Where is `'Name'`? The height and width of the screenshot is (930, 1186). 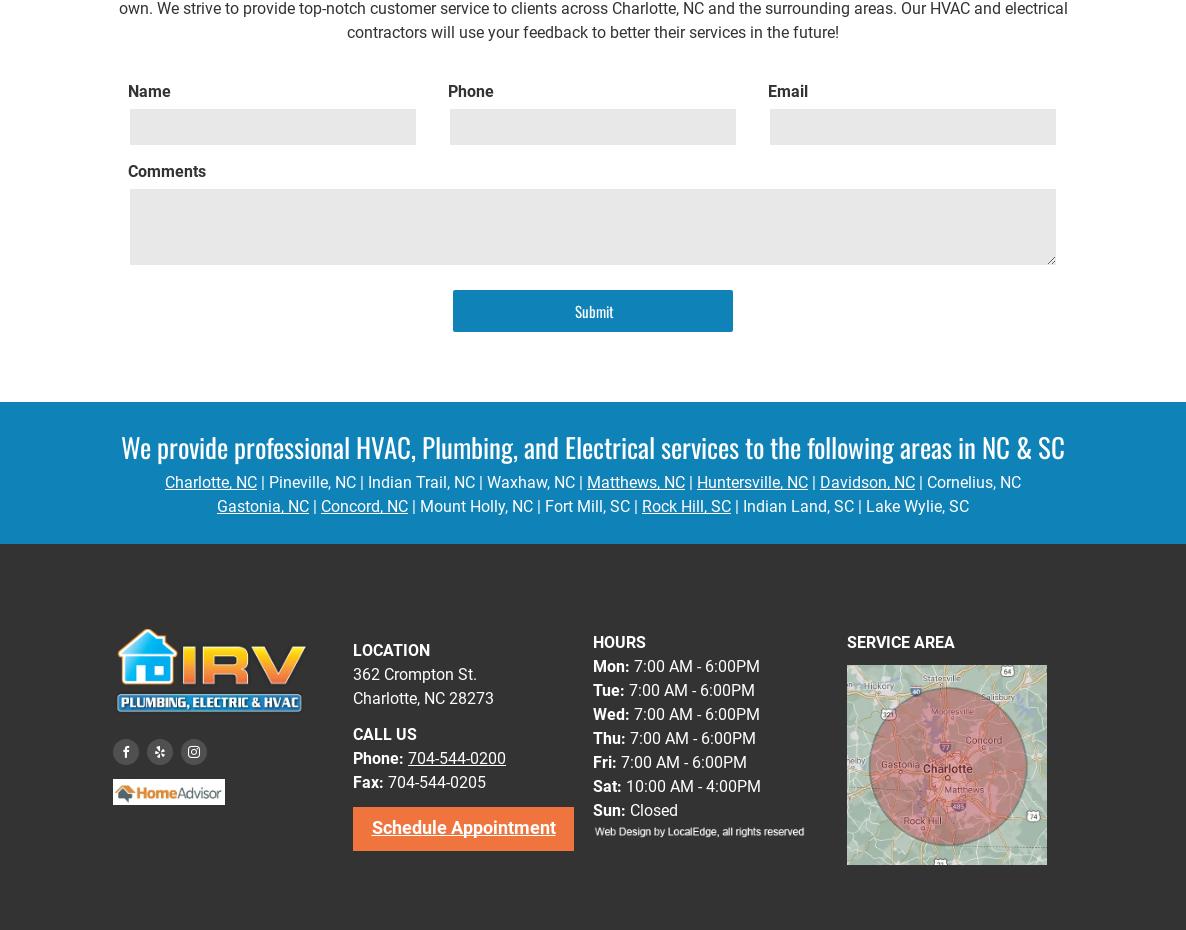
'Name' is located at coordinates (148, 91).